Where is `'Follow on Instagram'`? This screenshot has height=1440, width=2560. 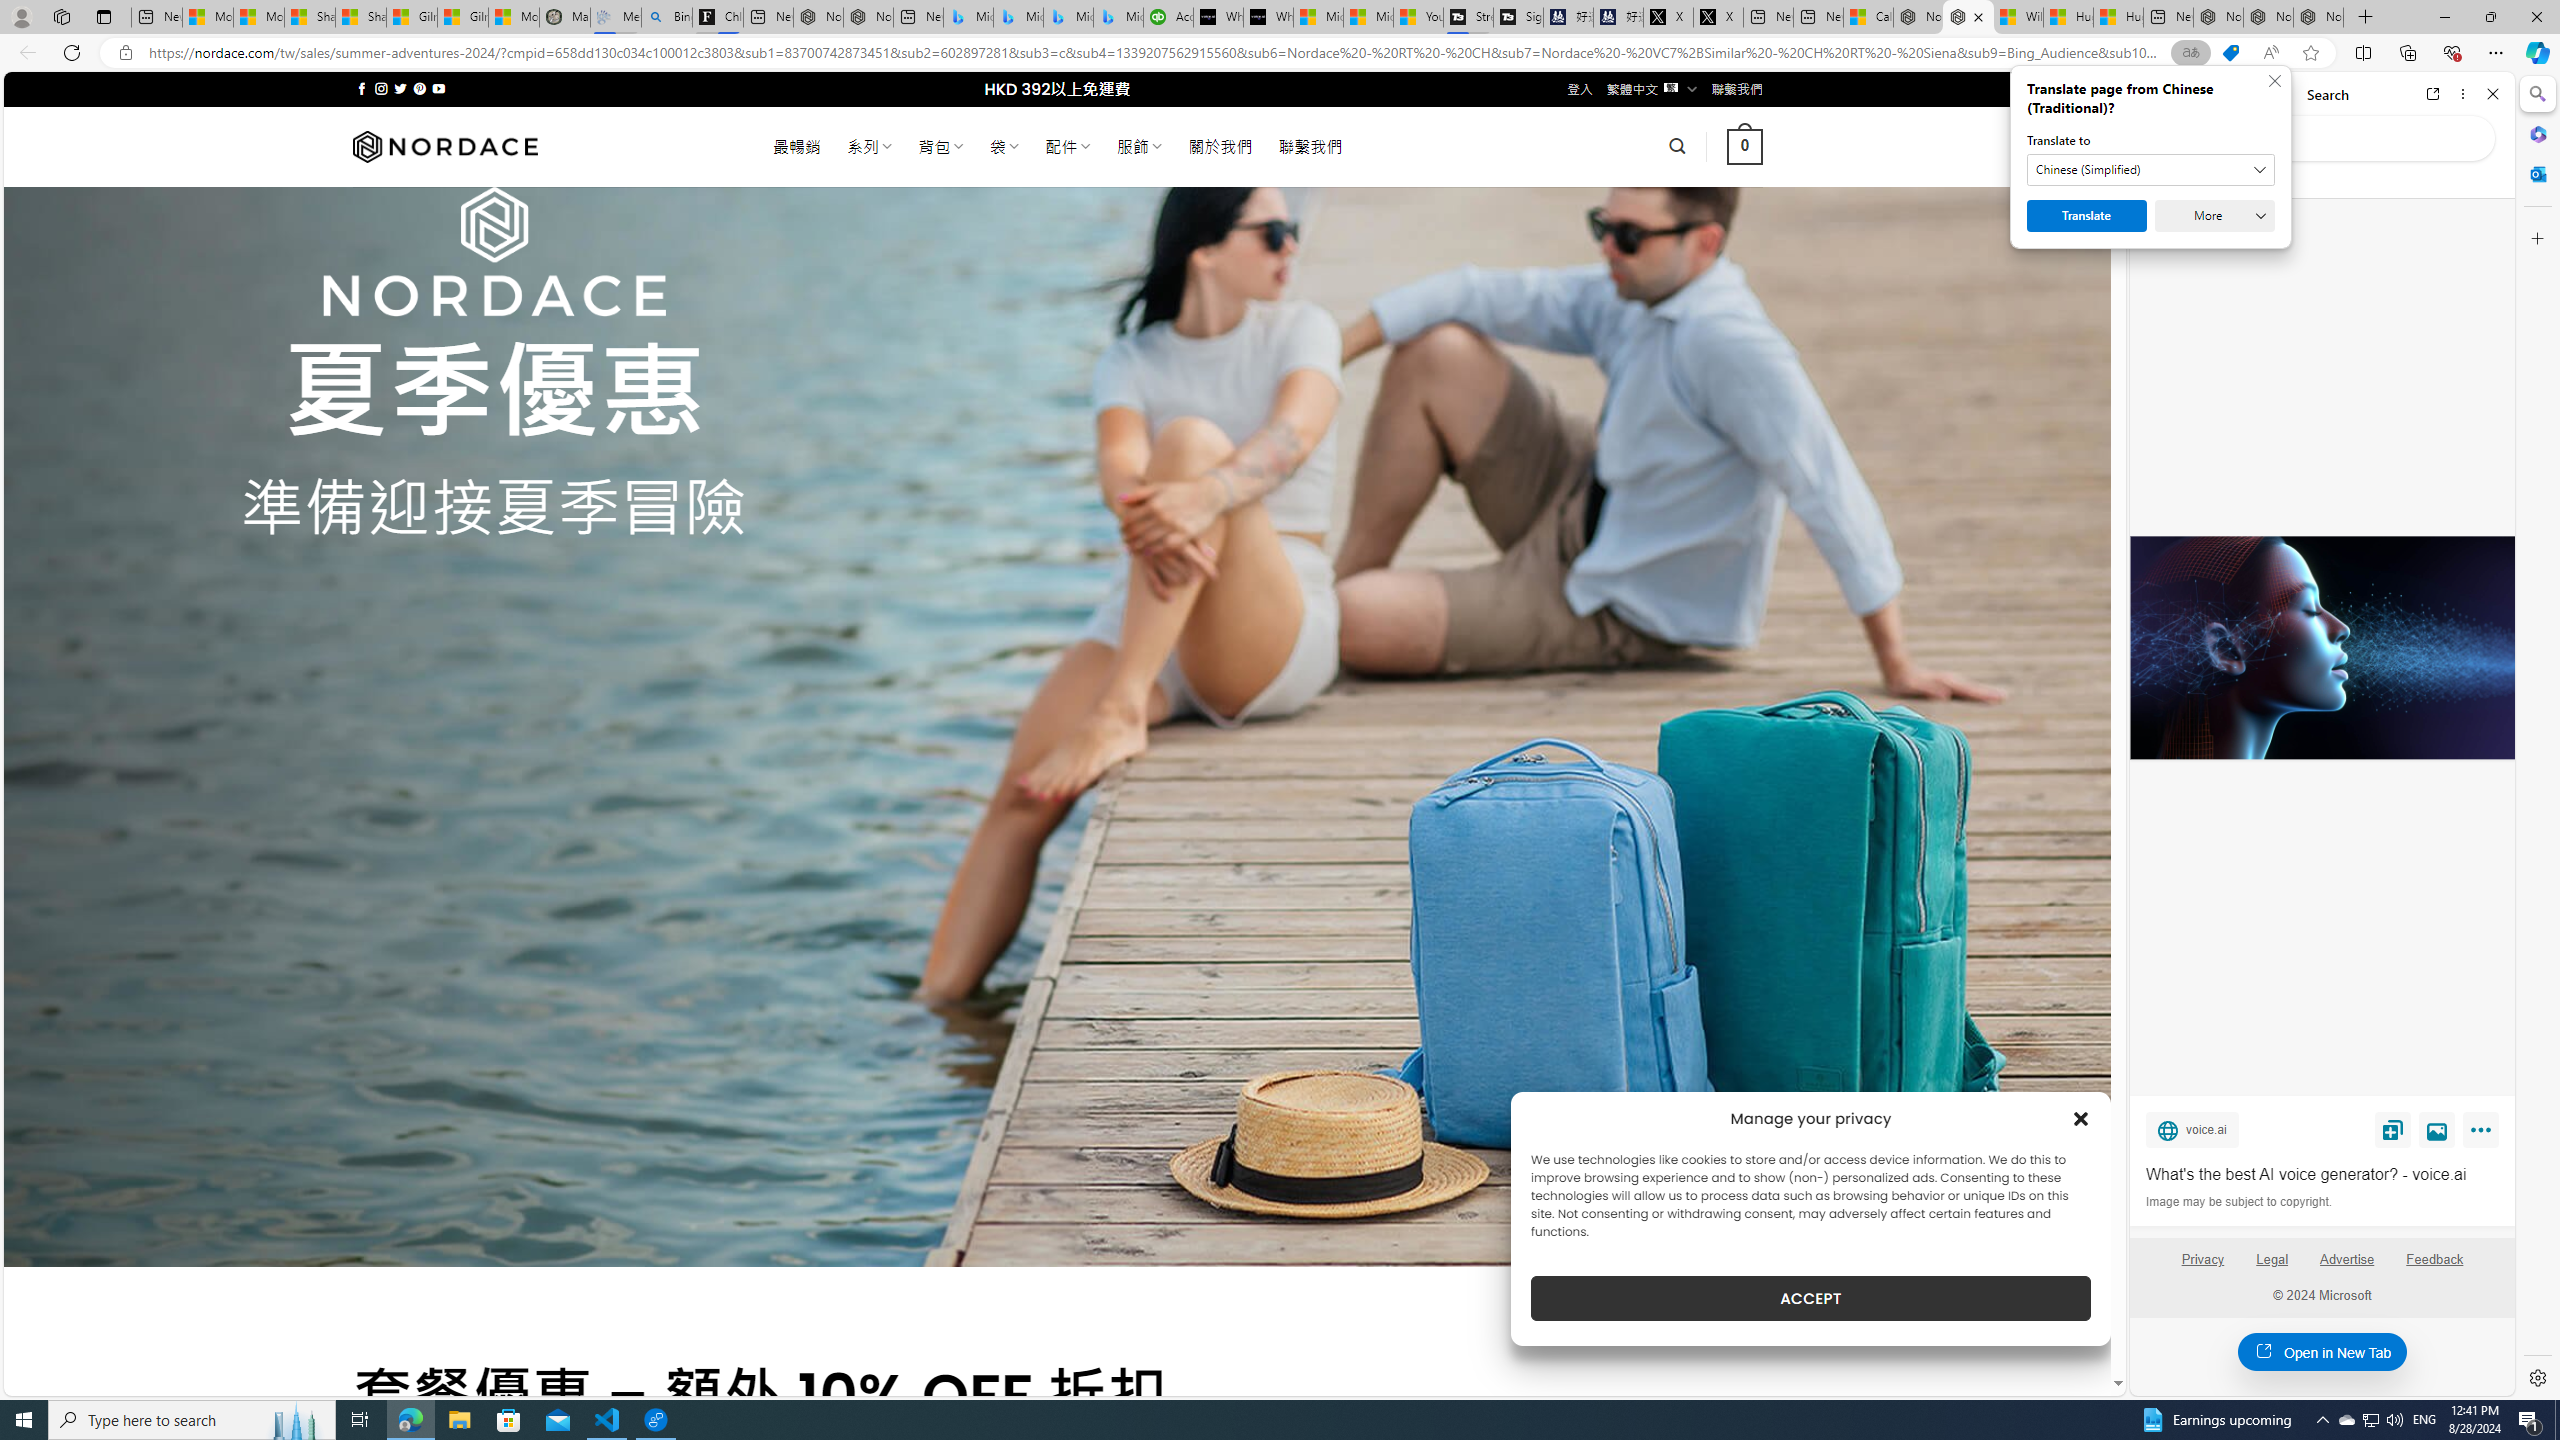
'Follow on Instagram' is located at coordinates (380, 88).